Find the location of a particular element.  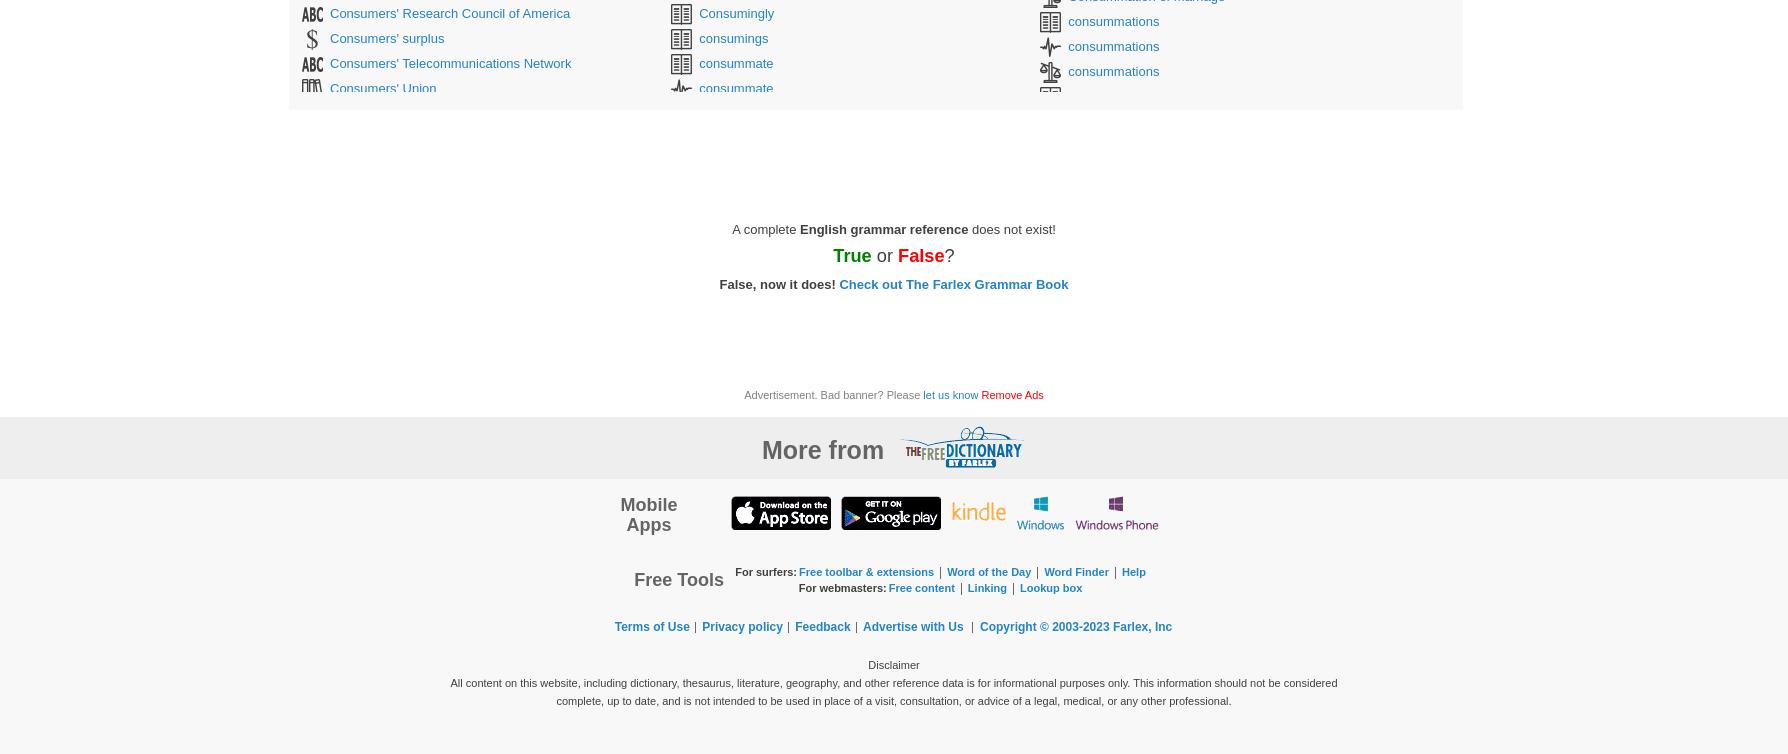

'Feedback' is located at coordinates (821, 626).